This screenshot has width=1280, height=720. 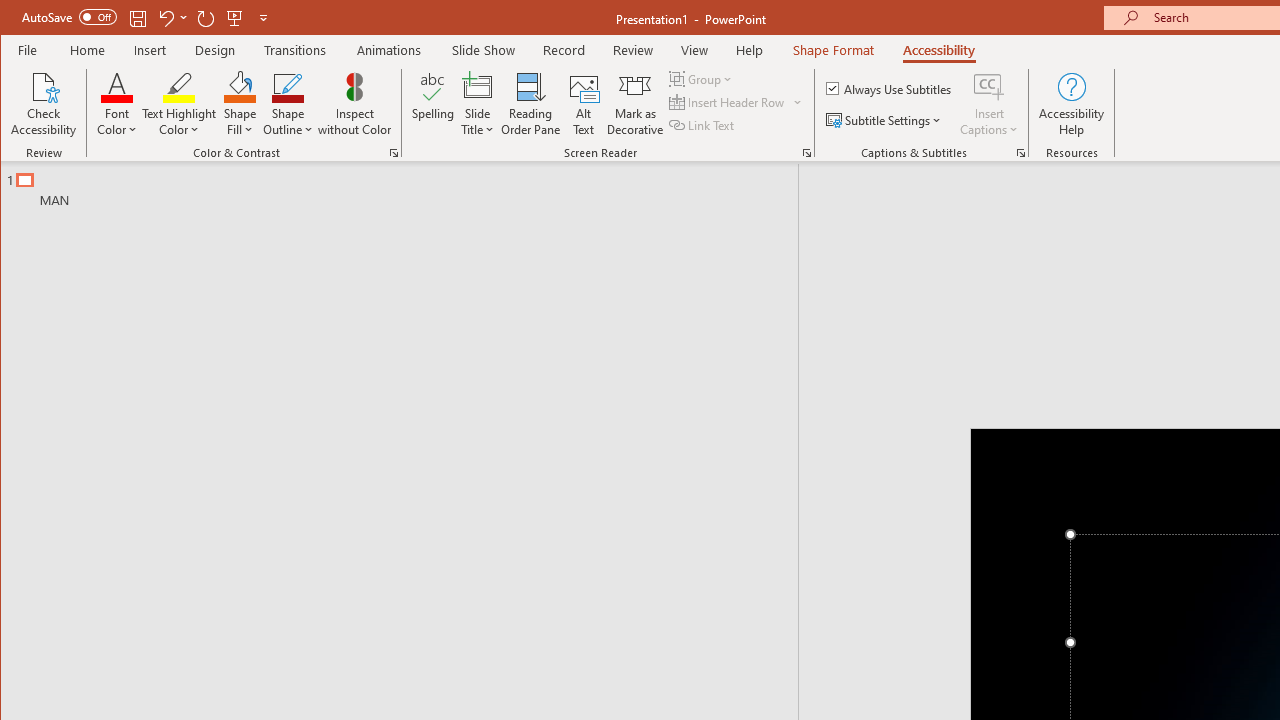 What do you see at coordinates (727, 102) in the screenshot?
I see `'Insert Header Row'` at bounding box center [727, 102].